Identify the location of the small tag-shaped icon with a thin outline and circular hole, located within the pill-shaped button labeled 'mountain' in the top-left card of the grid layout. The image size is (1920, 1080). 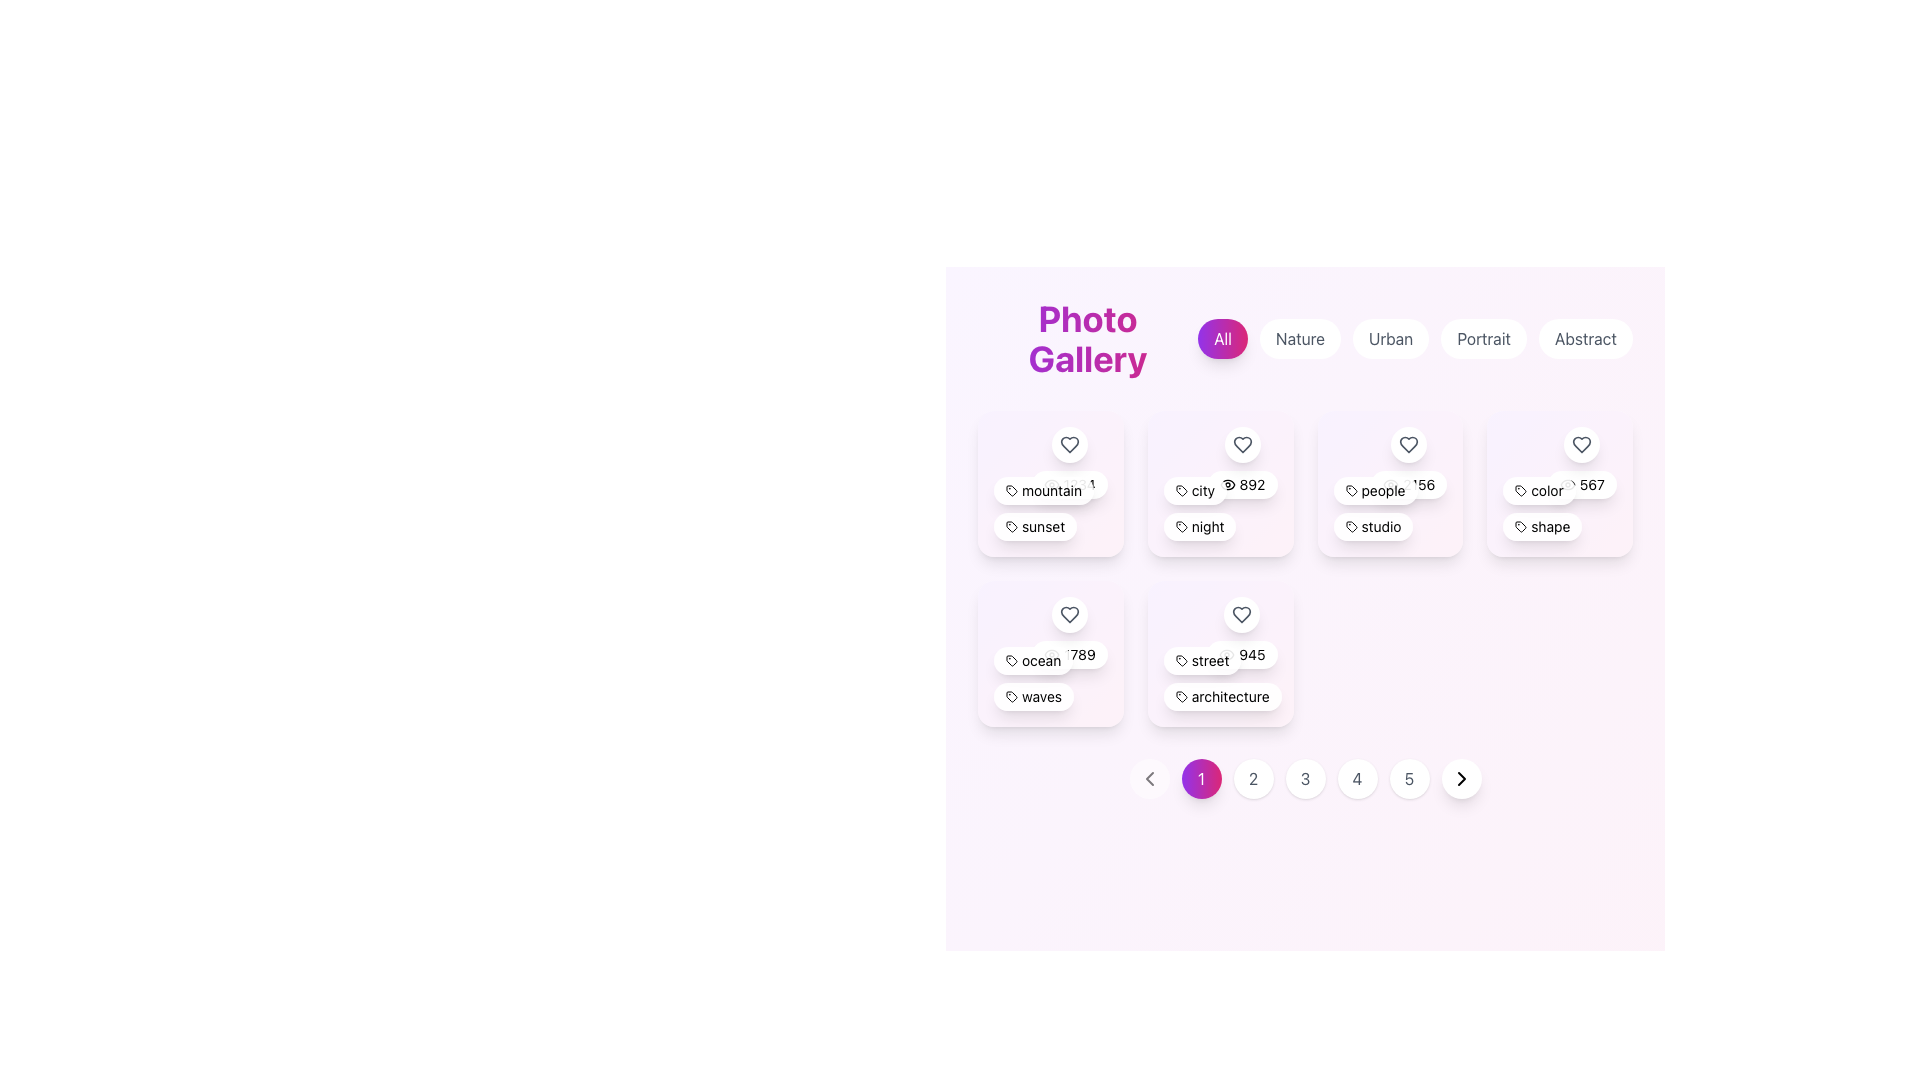
(1012, 489).